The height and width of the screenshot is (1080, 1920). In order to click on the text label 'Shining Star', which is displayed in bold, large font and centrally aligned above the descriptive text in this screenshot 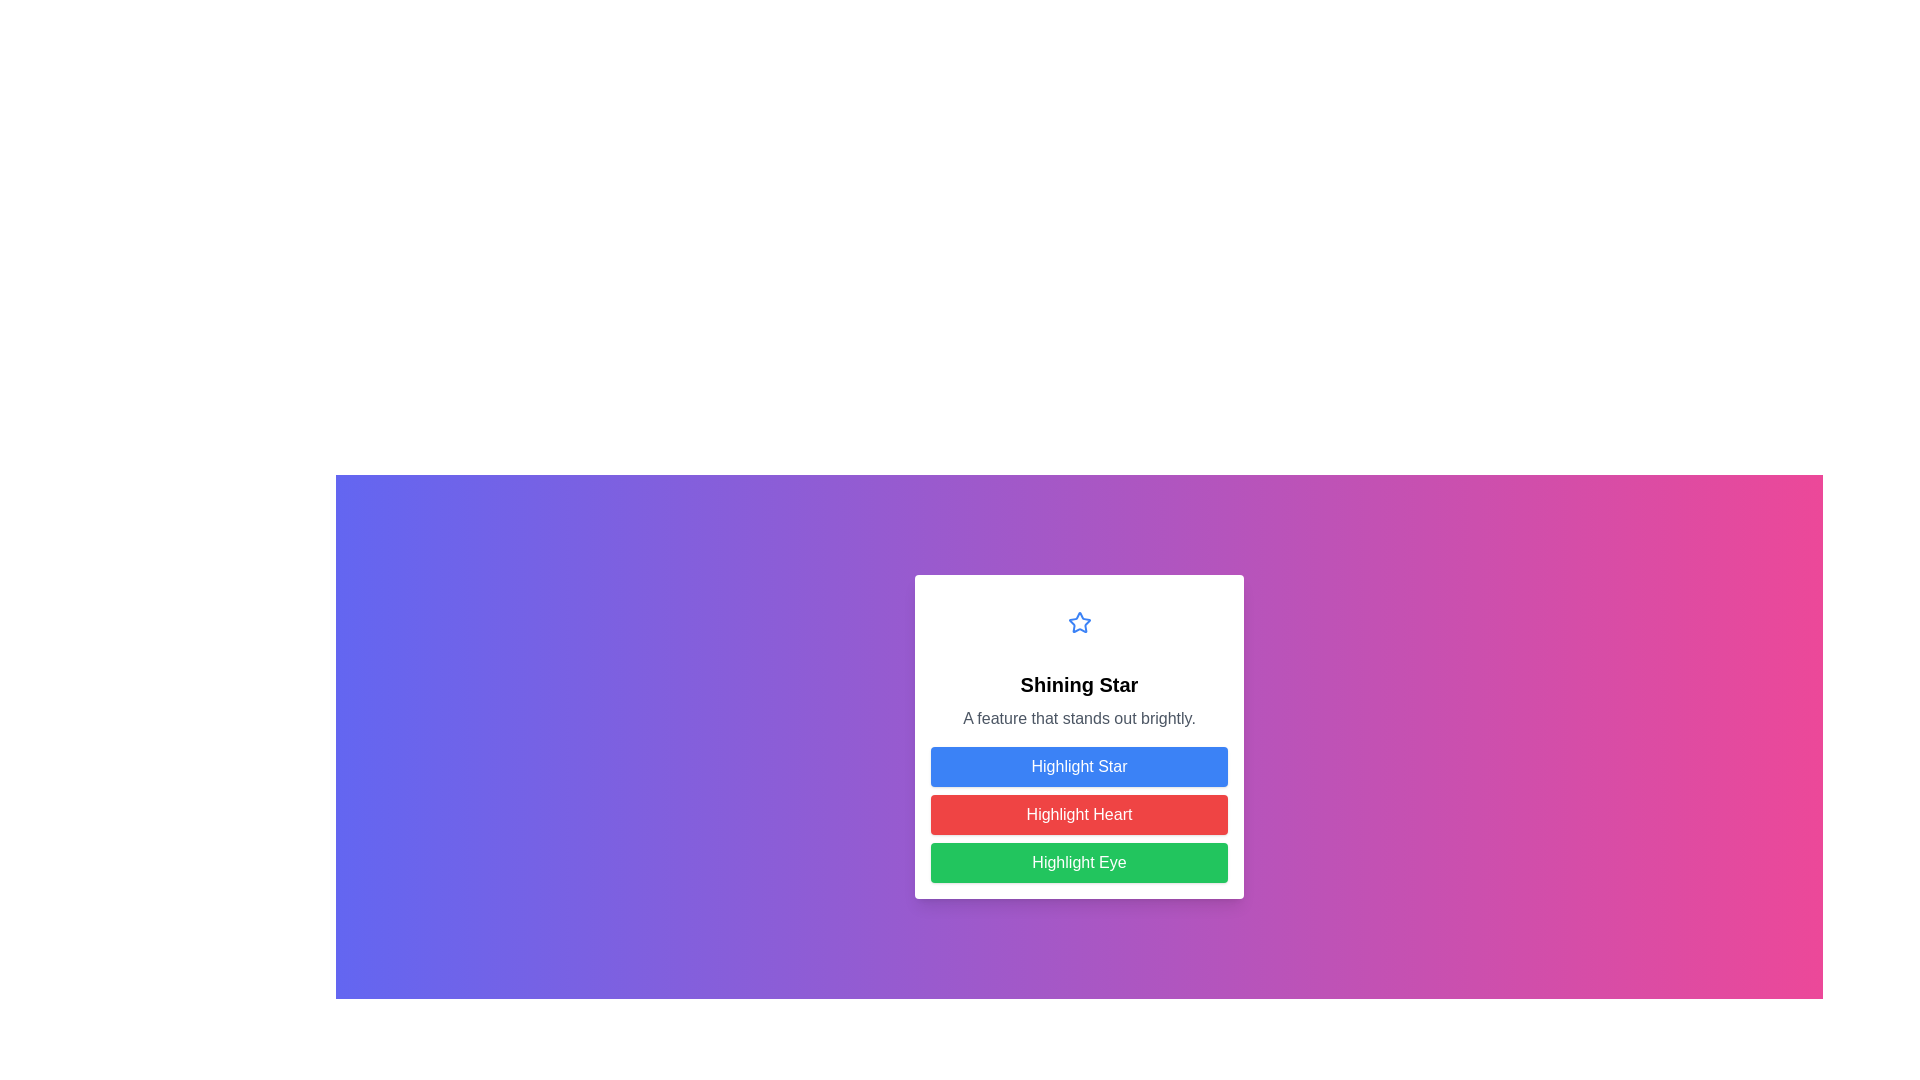, I will do `click(1078, 684)`.